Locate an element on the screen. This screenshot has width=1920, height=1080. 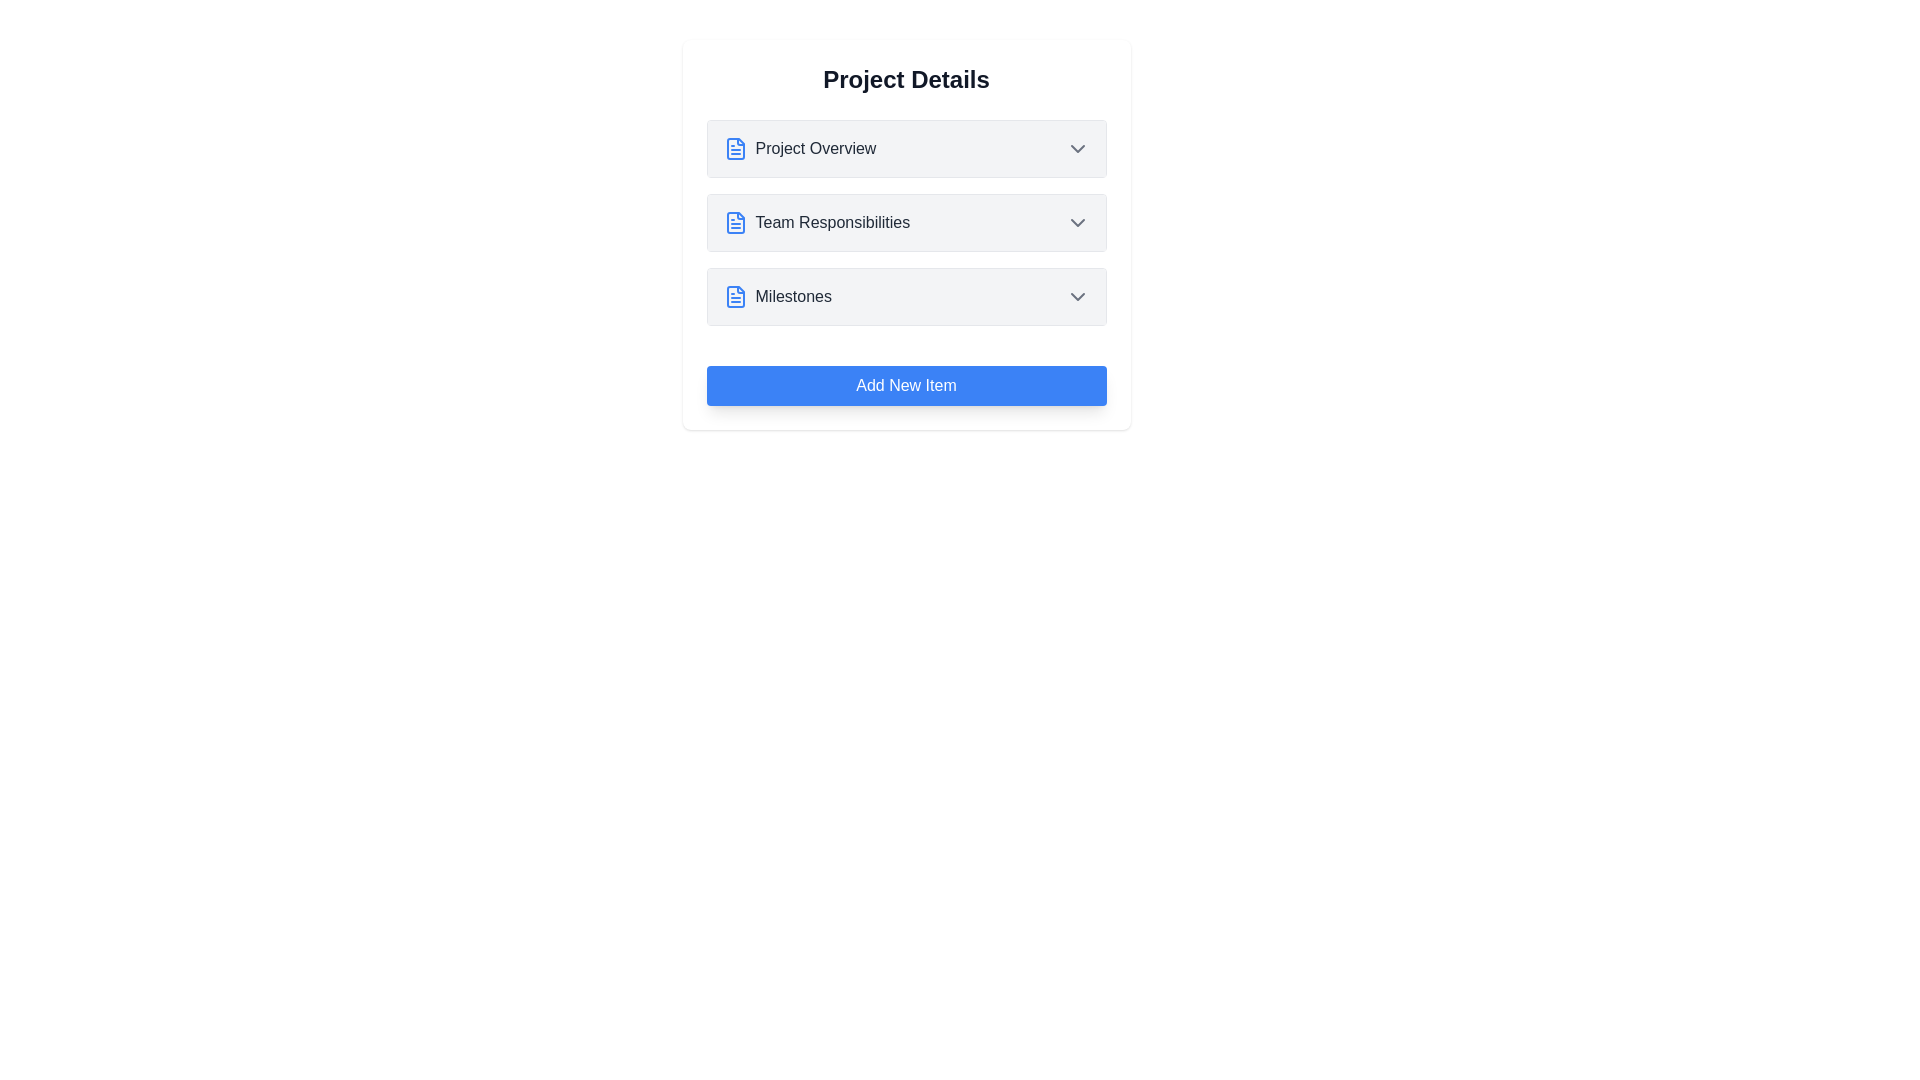
the icon next to the item title Team Responsibilities is located at coordinates (734, 223).